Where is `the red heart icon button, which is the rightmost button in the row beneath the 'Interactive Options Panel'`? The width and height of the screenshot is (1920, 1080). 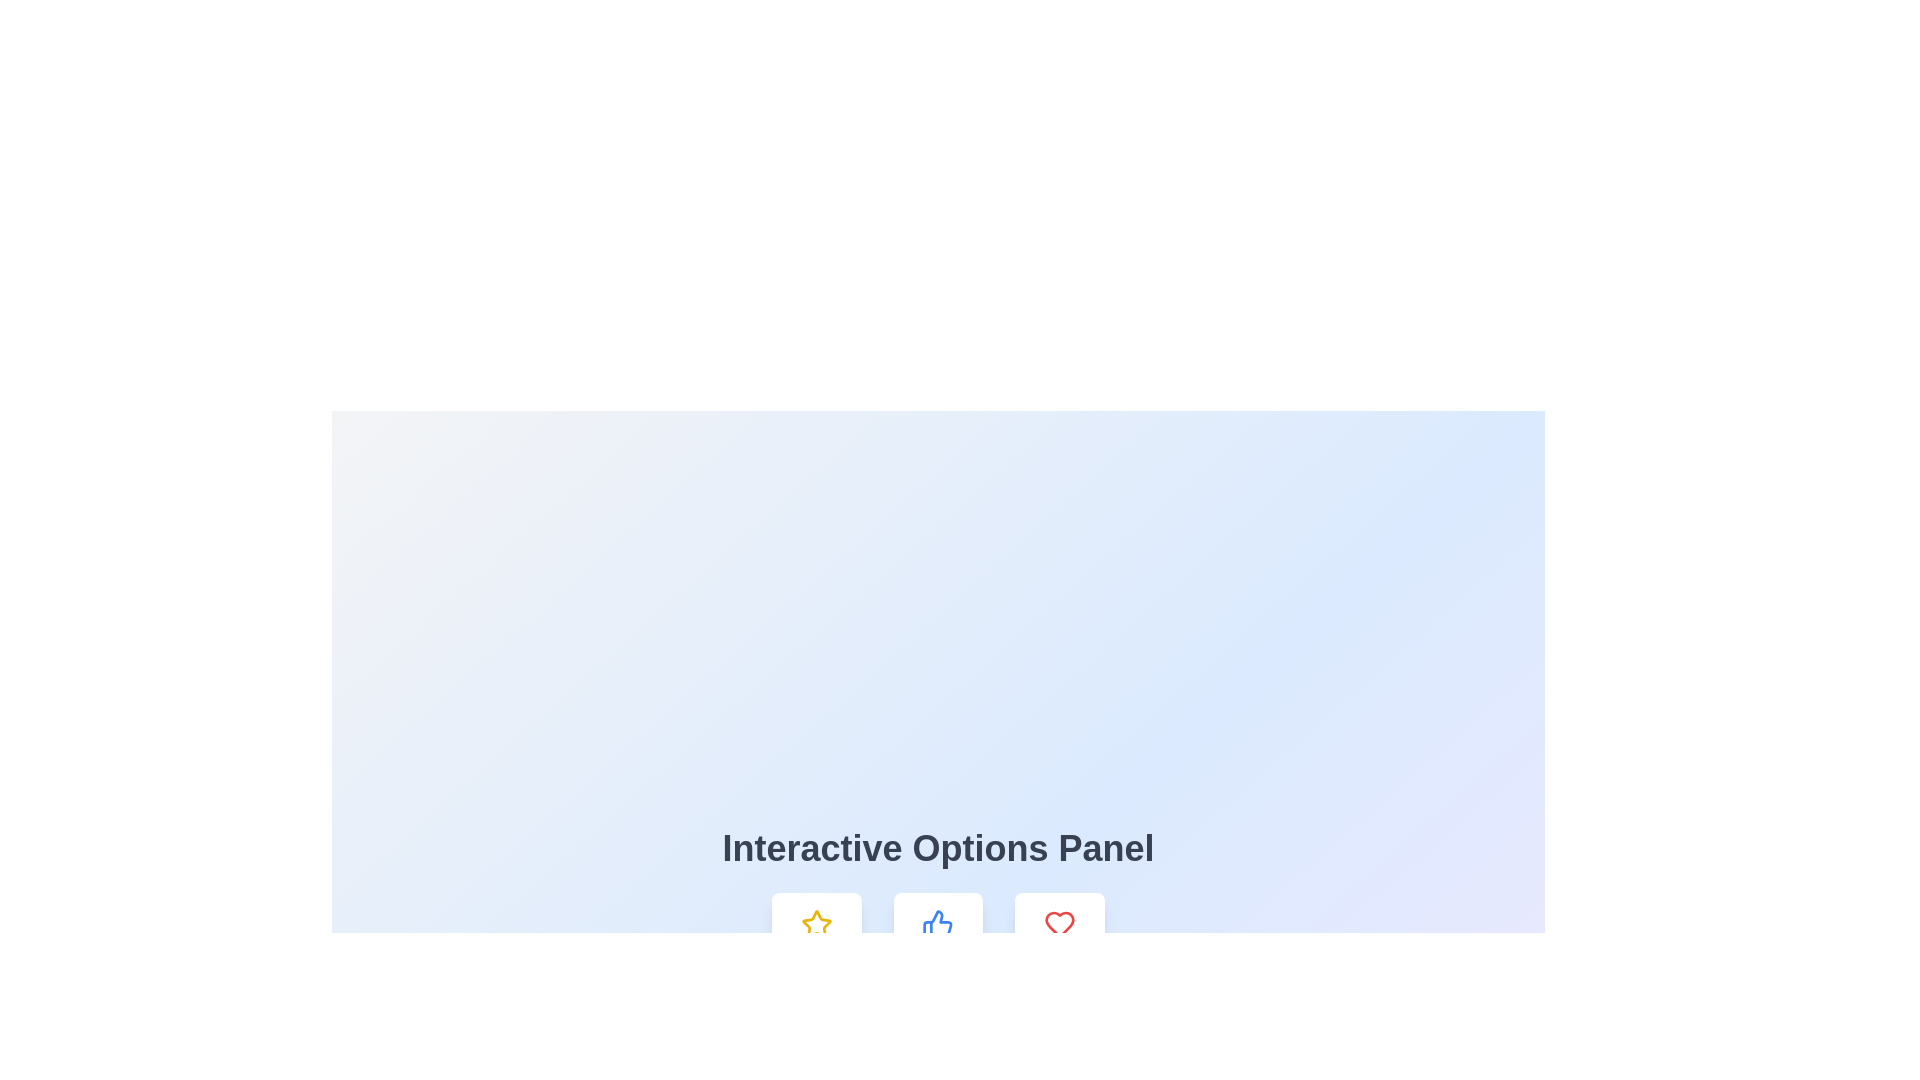
the red heart icon button, which is the rightmost button in the row beneath the 'Interactive Options Panel' is located at coordinates (1059, 925).